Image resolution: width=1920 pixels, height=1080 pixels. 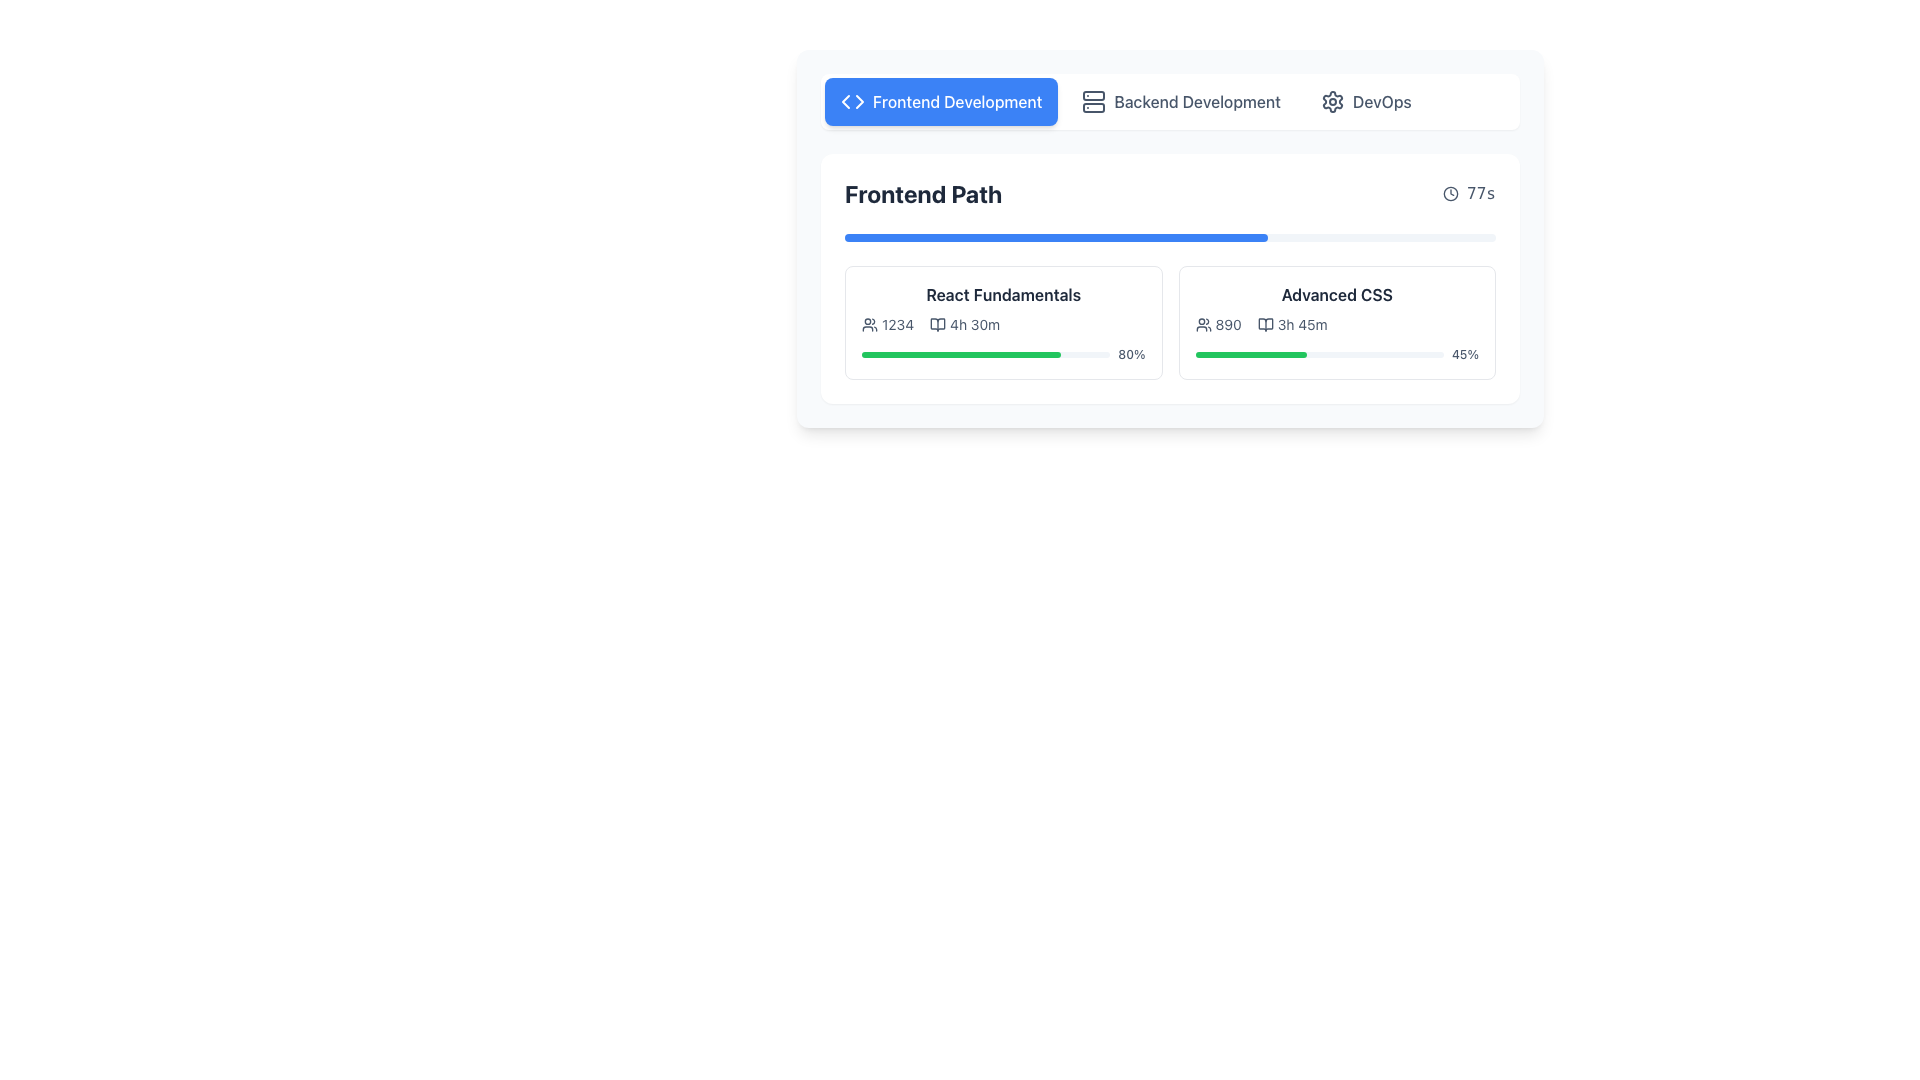 I want to click on percentage value '80%' displayed next to the progress bar located at the bottom of the 'React Fundamentals' card, beneath the text '4h 30m', so click(x=1003, y=353).